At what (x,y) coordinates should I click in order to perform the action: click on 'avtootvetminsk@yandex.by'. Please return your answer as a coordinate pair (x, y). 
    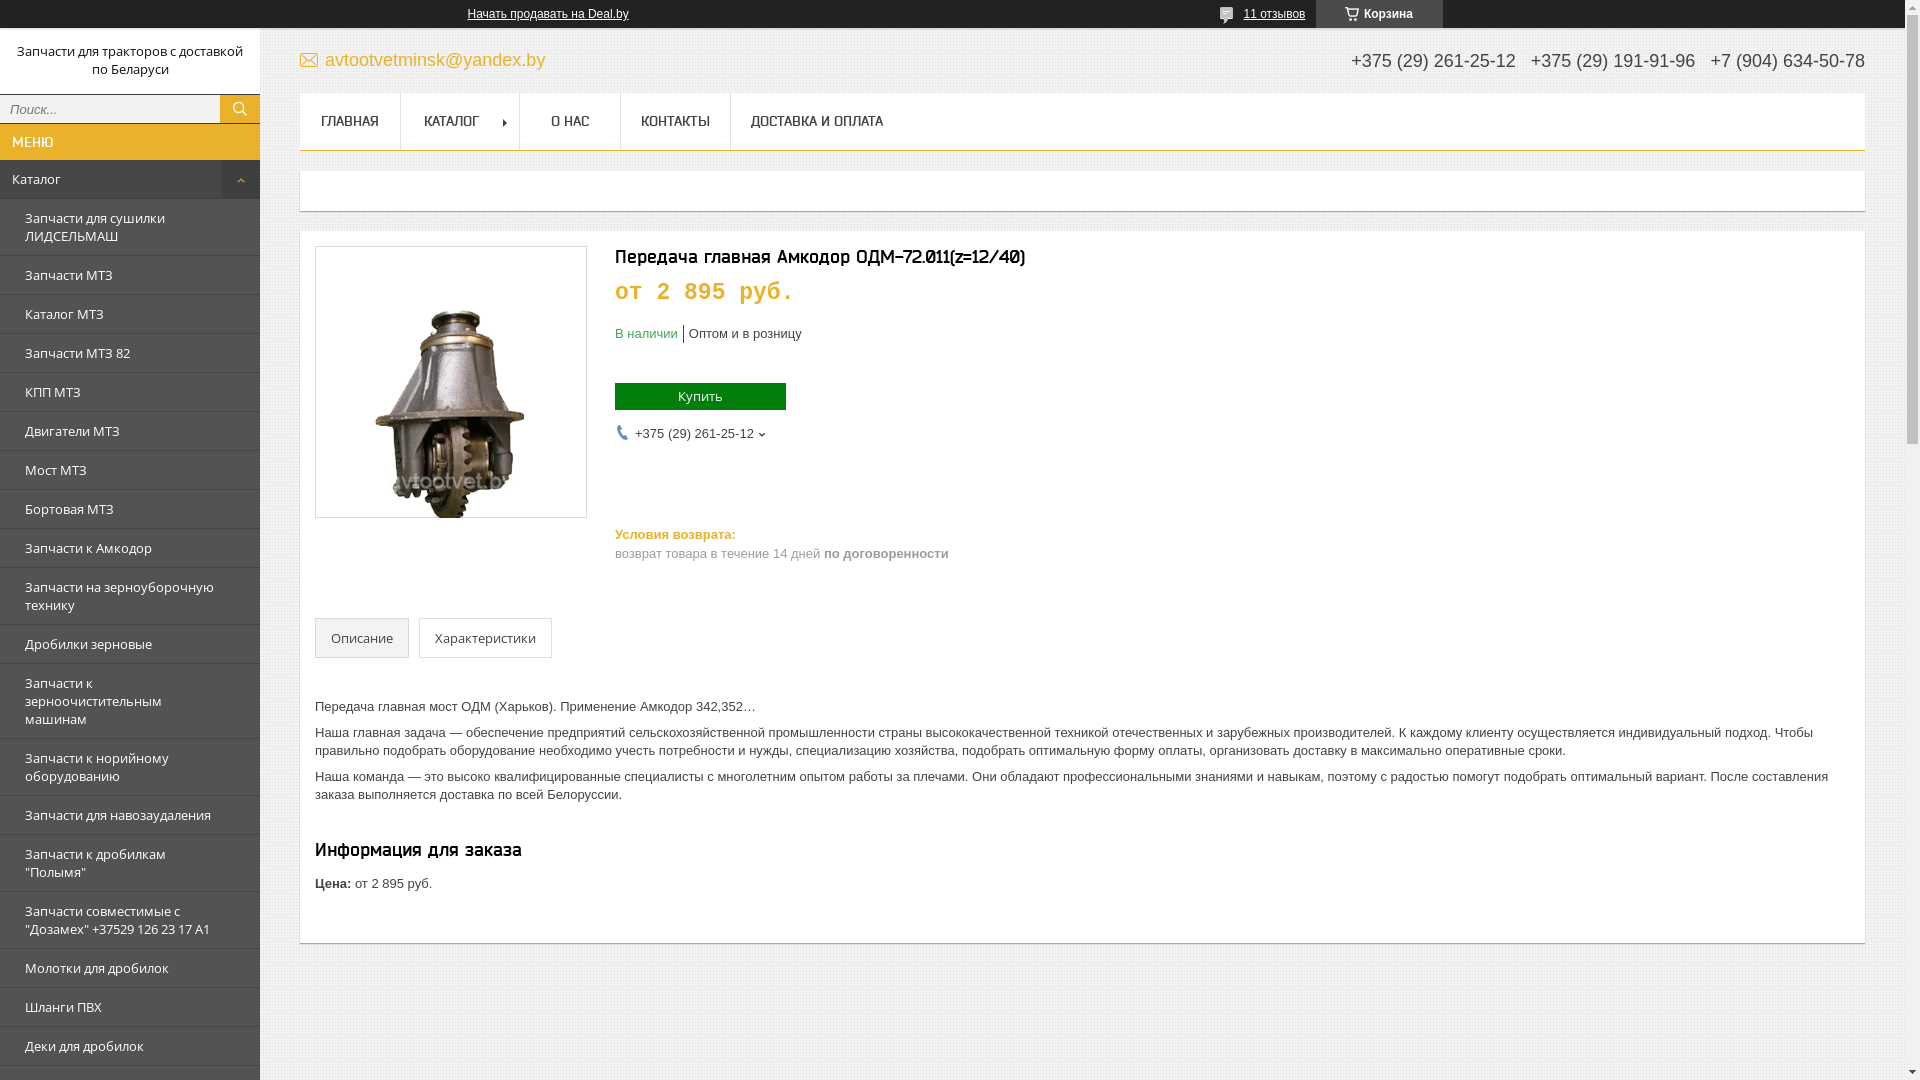
    Looking at the image, I should click on (421, 59).